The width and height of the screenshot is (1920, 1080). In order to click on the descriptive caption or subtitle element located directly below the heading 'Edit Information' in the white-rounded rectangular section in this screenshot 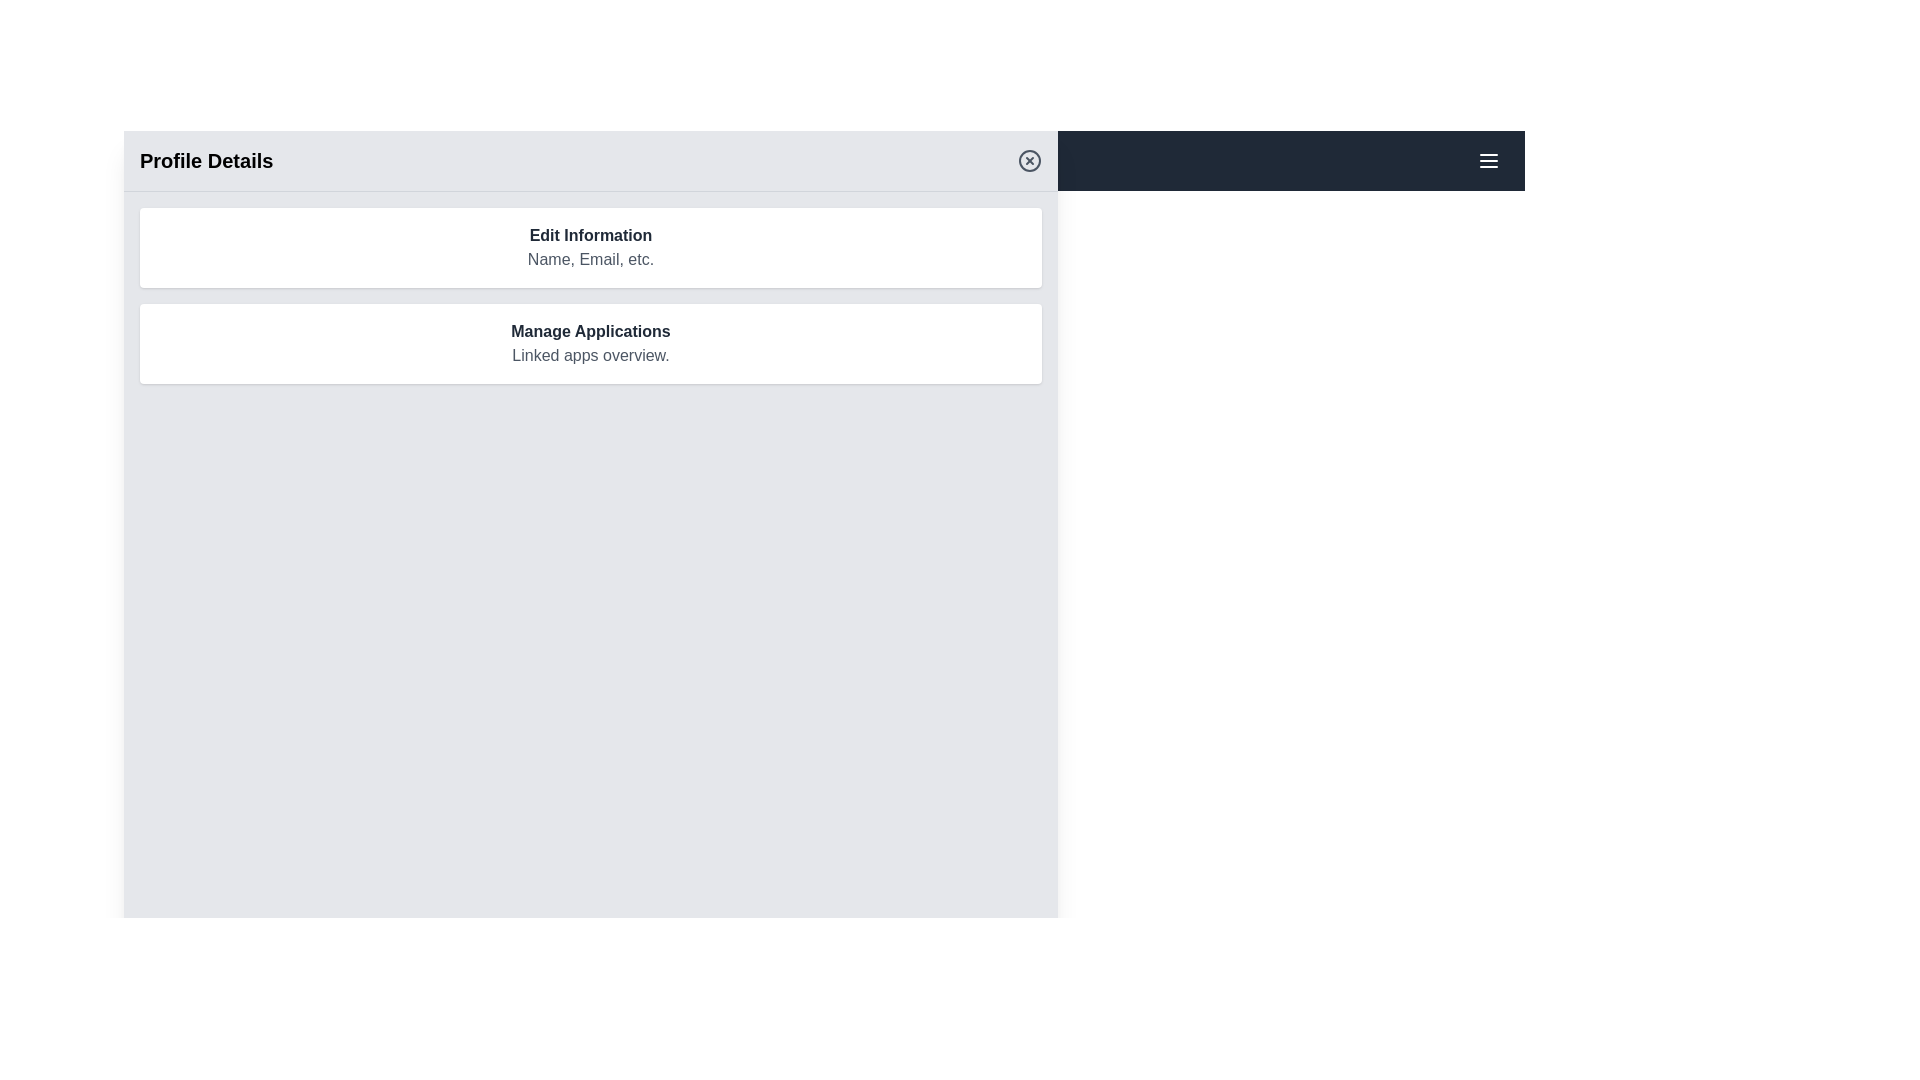, I will do `click(589, 258)`.